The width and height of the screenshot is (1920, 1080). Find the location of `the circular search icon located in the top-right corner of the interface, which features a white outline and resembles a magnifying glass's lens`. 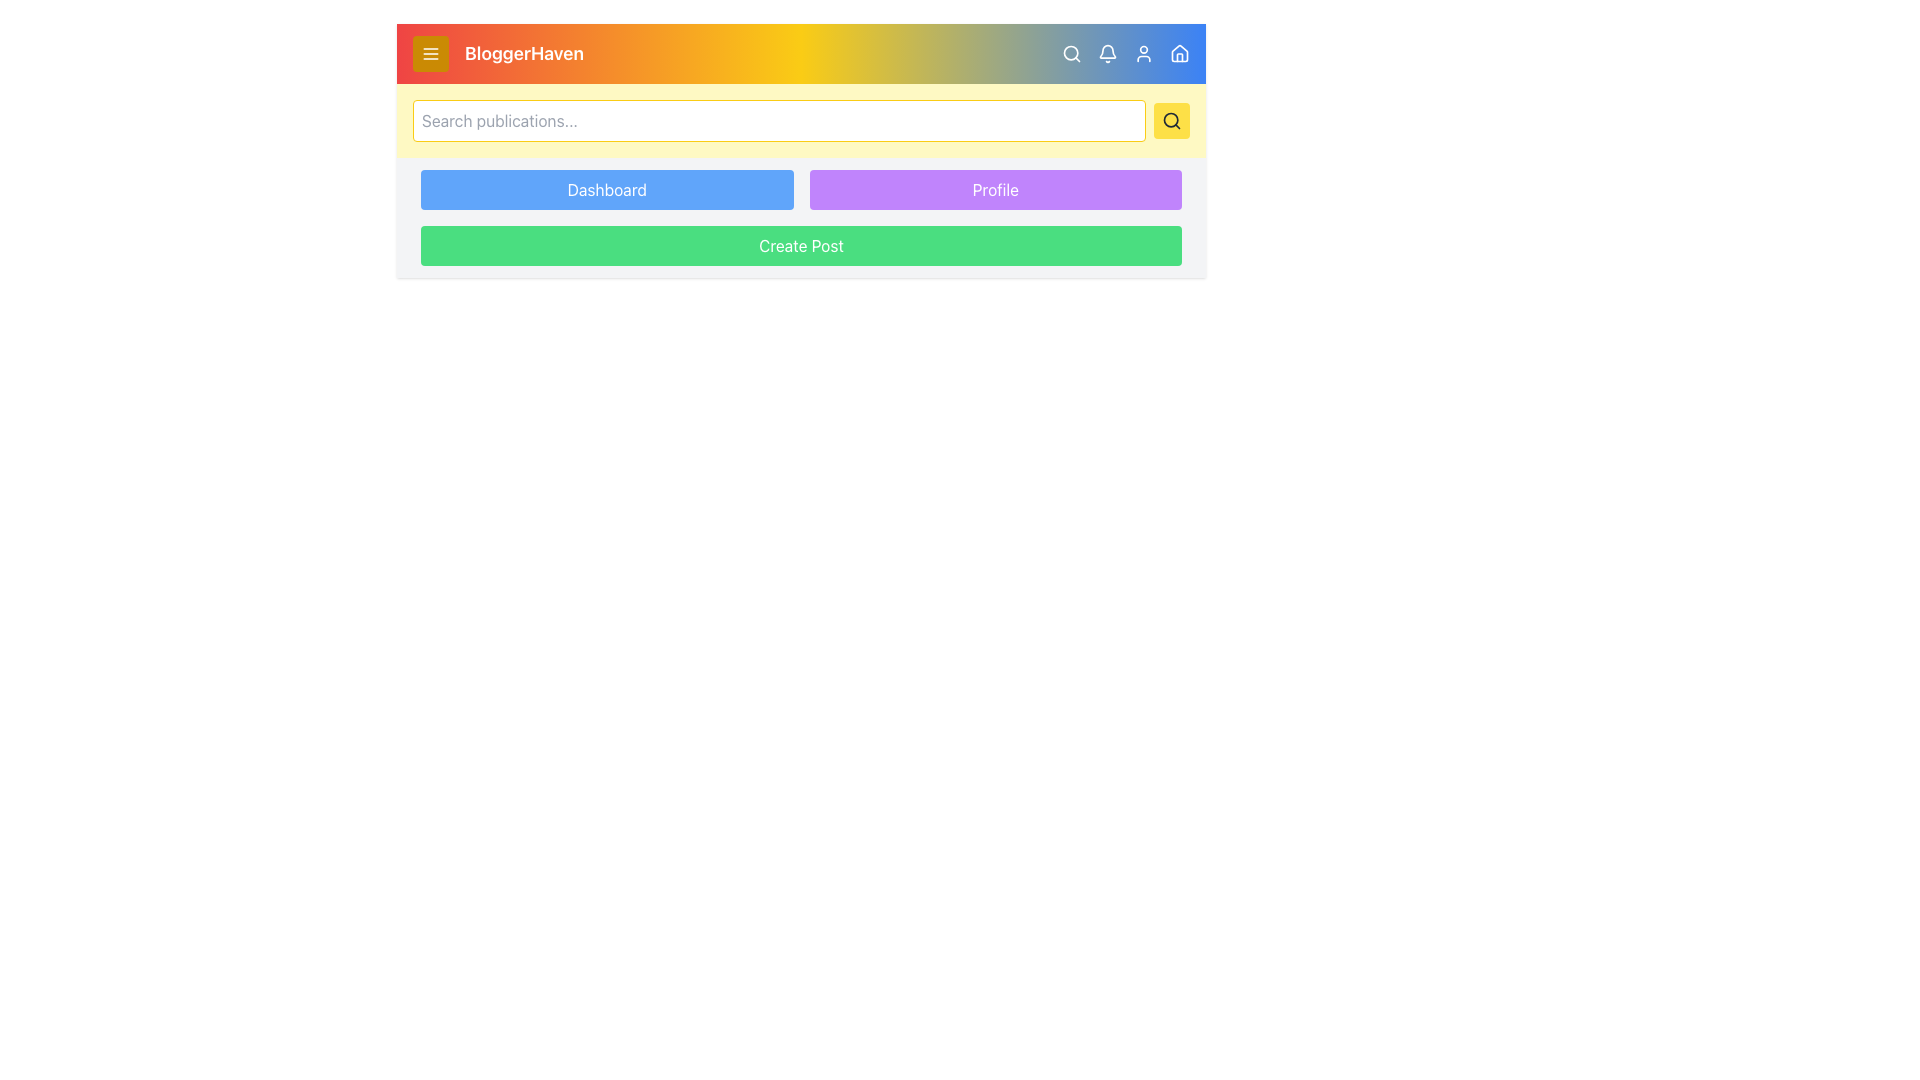

the circular search icon located in the top-right corner of the interface, which features a white outline and resembles a magnifying glass's lens is located at coordinates (1070, 52).